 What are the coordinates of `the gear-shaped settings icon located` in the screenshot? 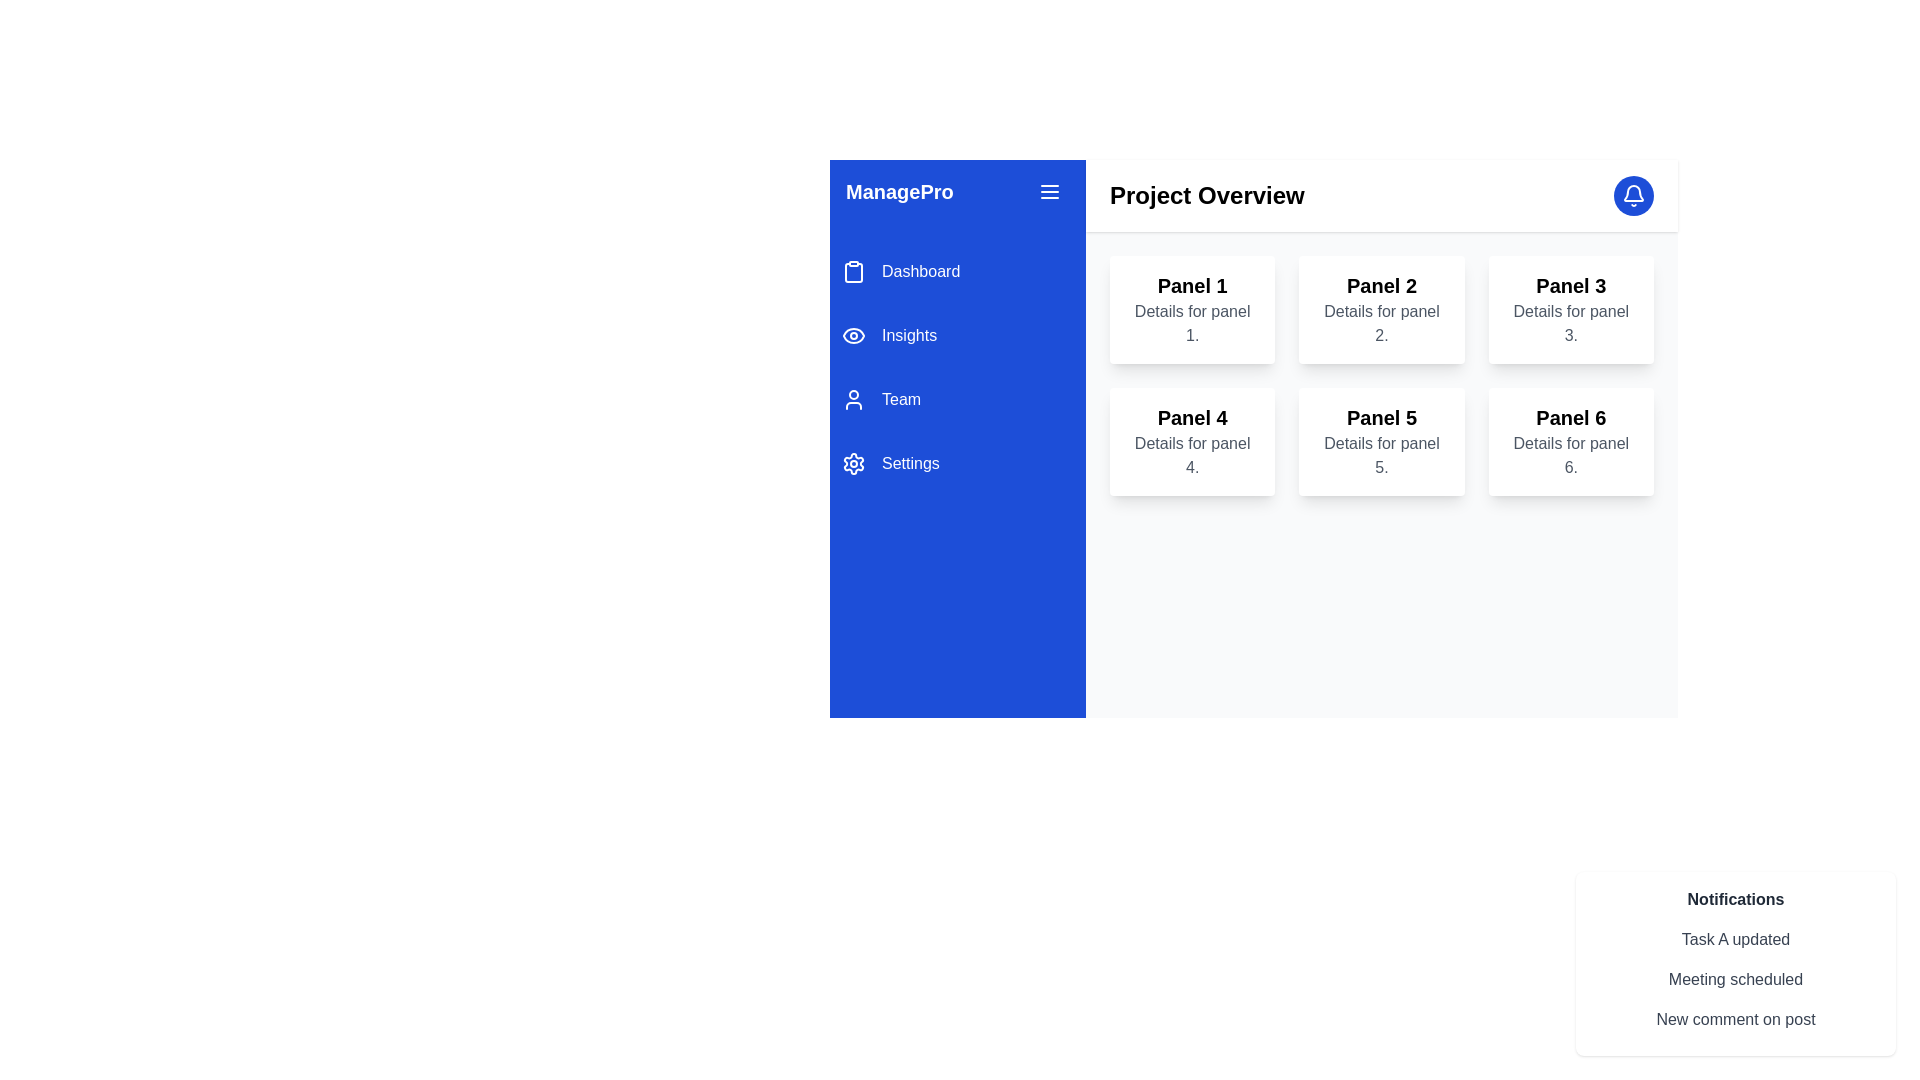 It's located at (854, 463).